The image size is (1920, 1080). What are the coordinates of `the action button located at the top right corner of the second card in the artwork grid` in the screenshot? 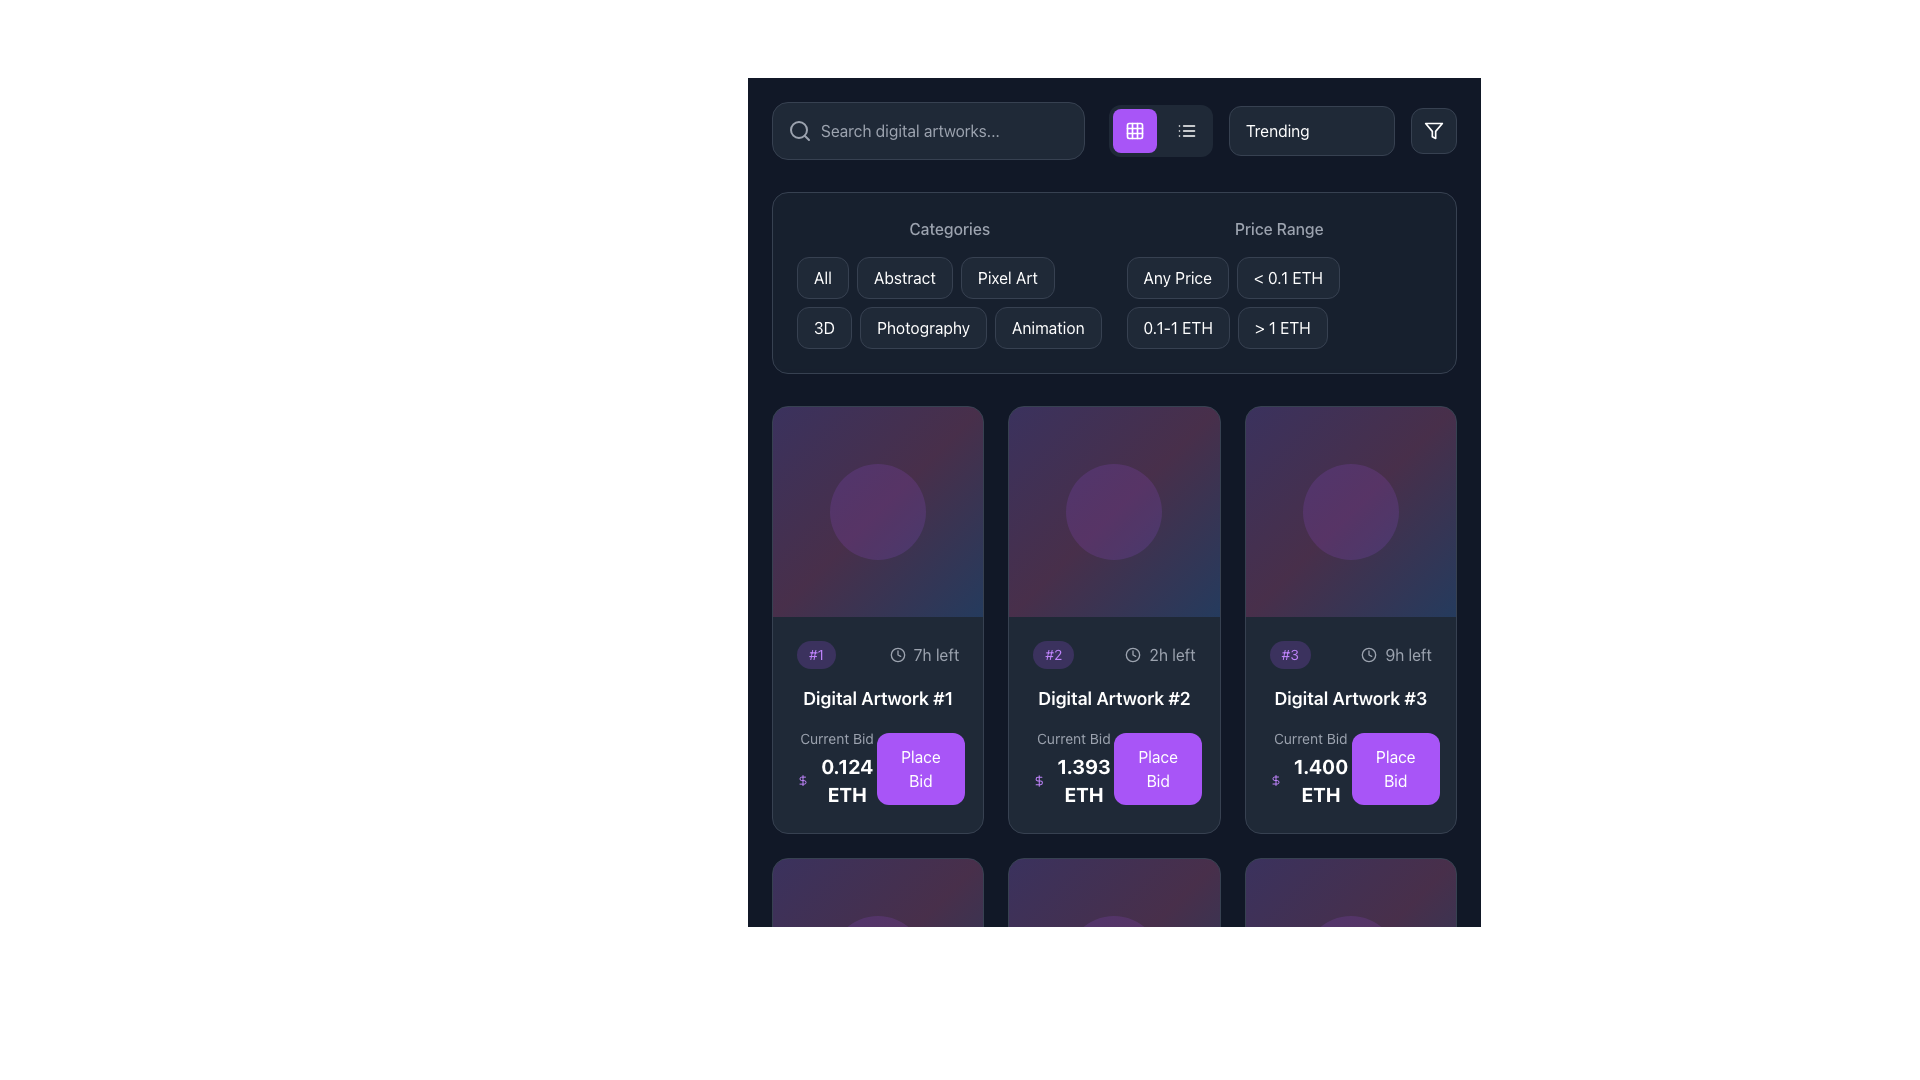 It's located at (1186, 482).